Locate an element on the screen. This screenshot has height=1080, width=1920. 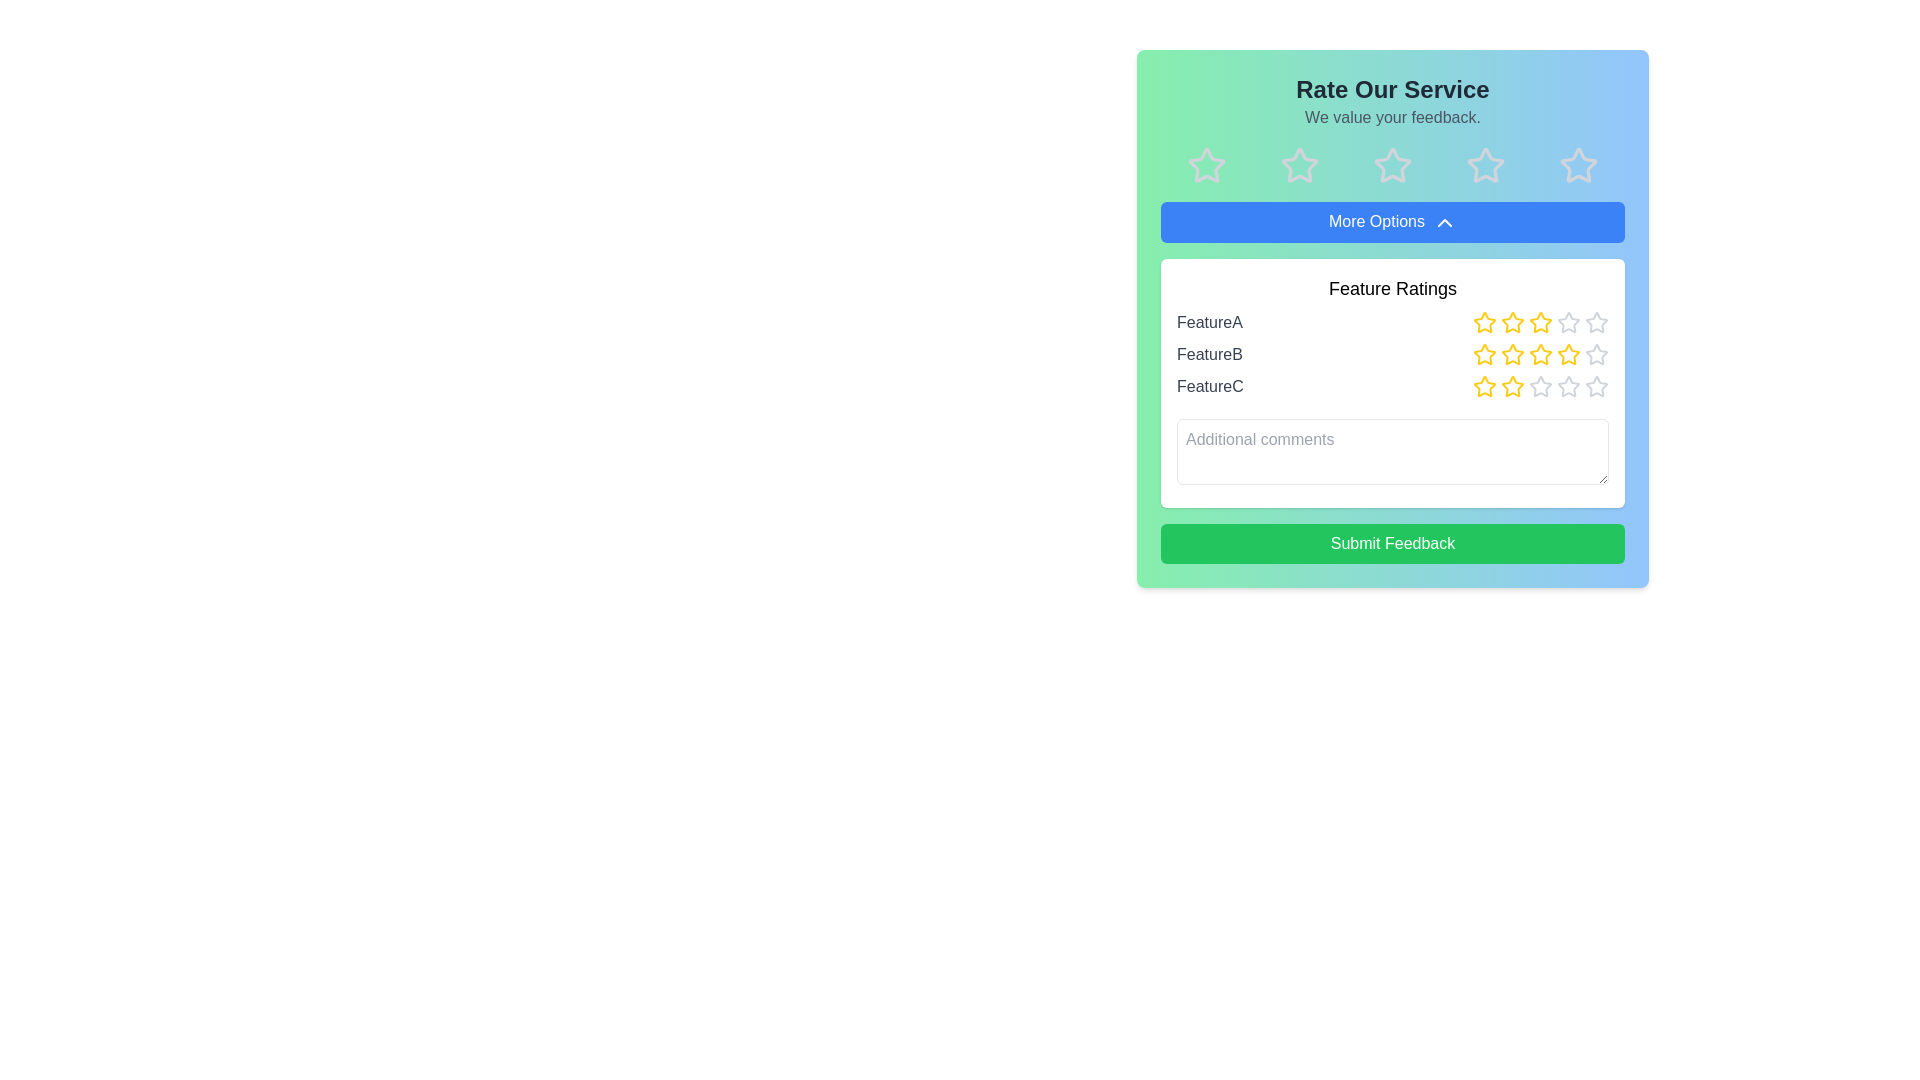
the fourth star in the third row of the rating system under 'FeatureB' is located at coordinates (1568, 353).